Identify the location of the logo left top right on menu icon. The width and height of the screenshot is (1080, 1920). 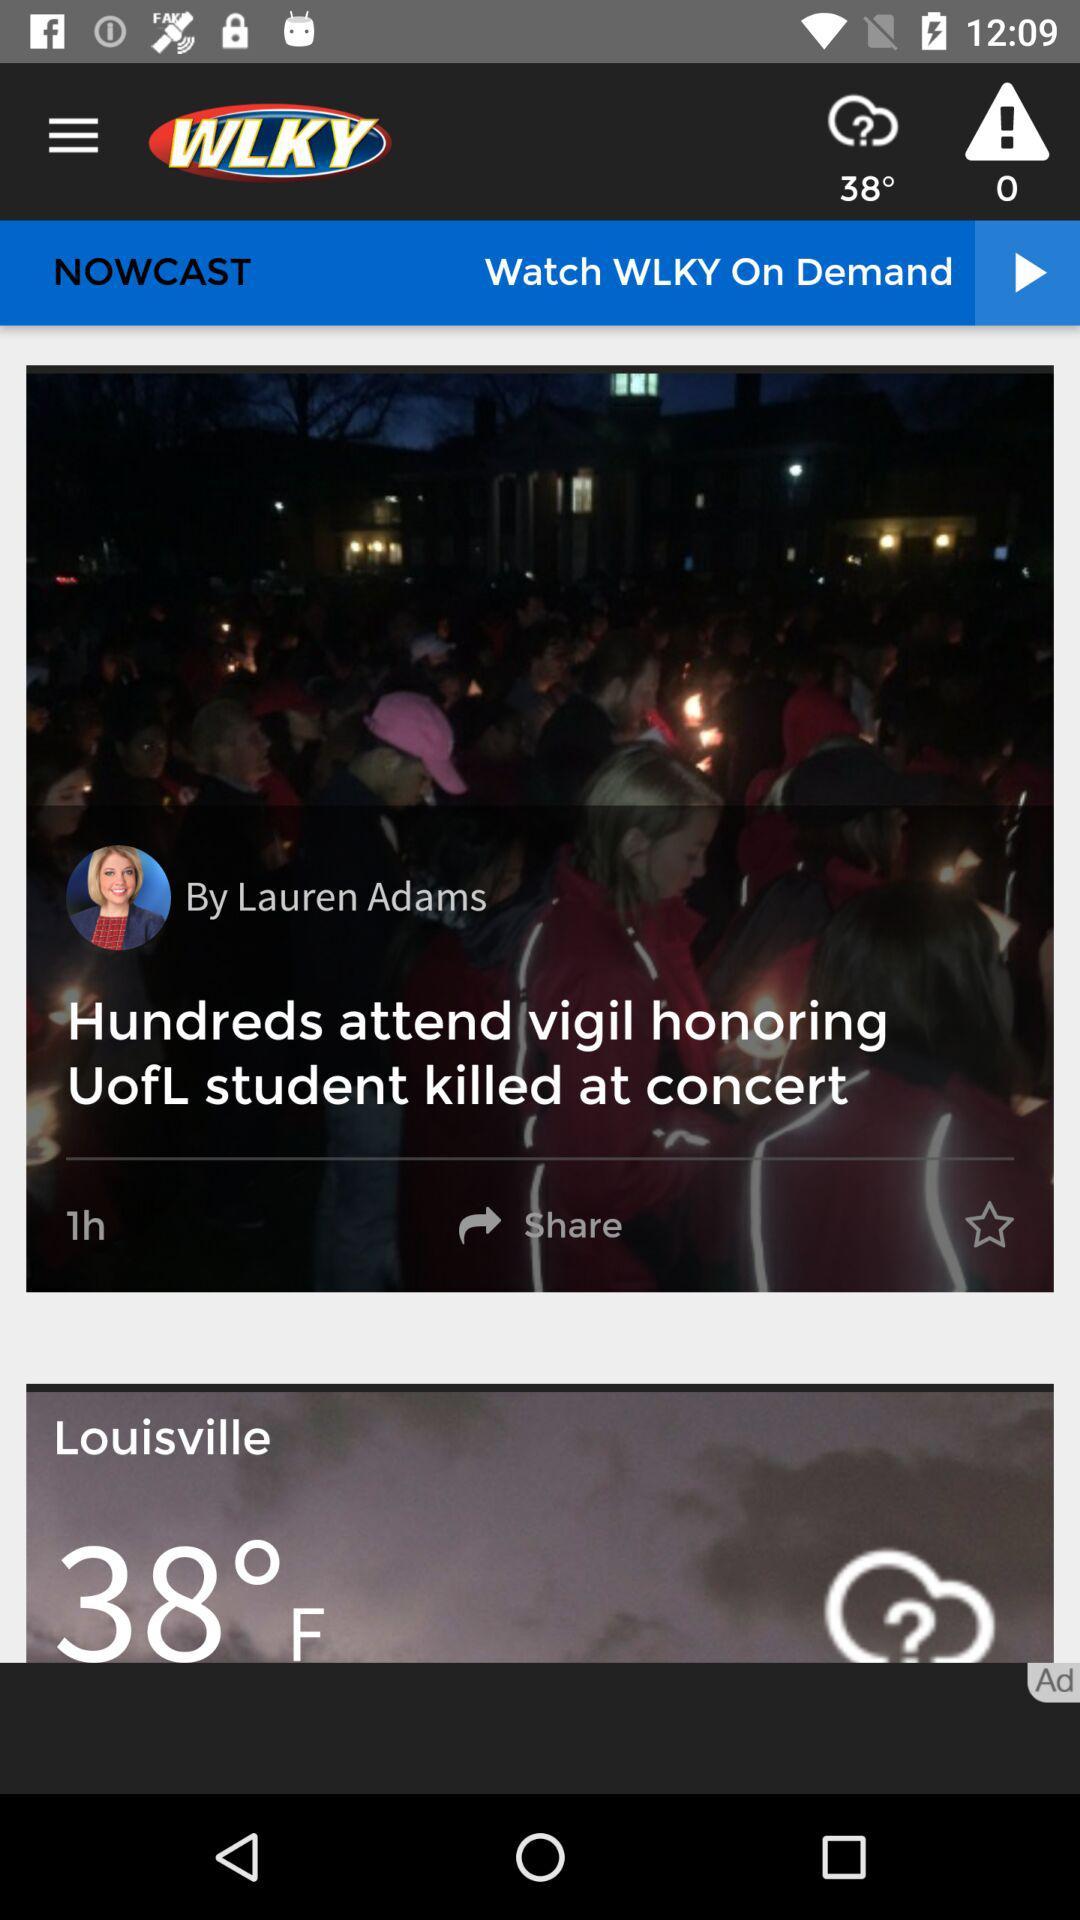
(272, 141).